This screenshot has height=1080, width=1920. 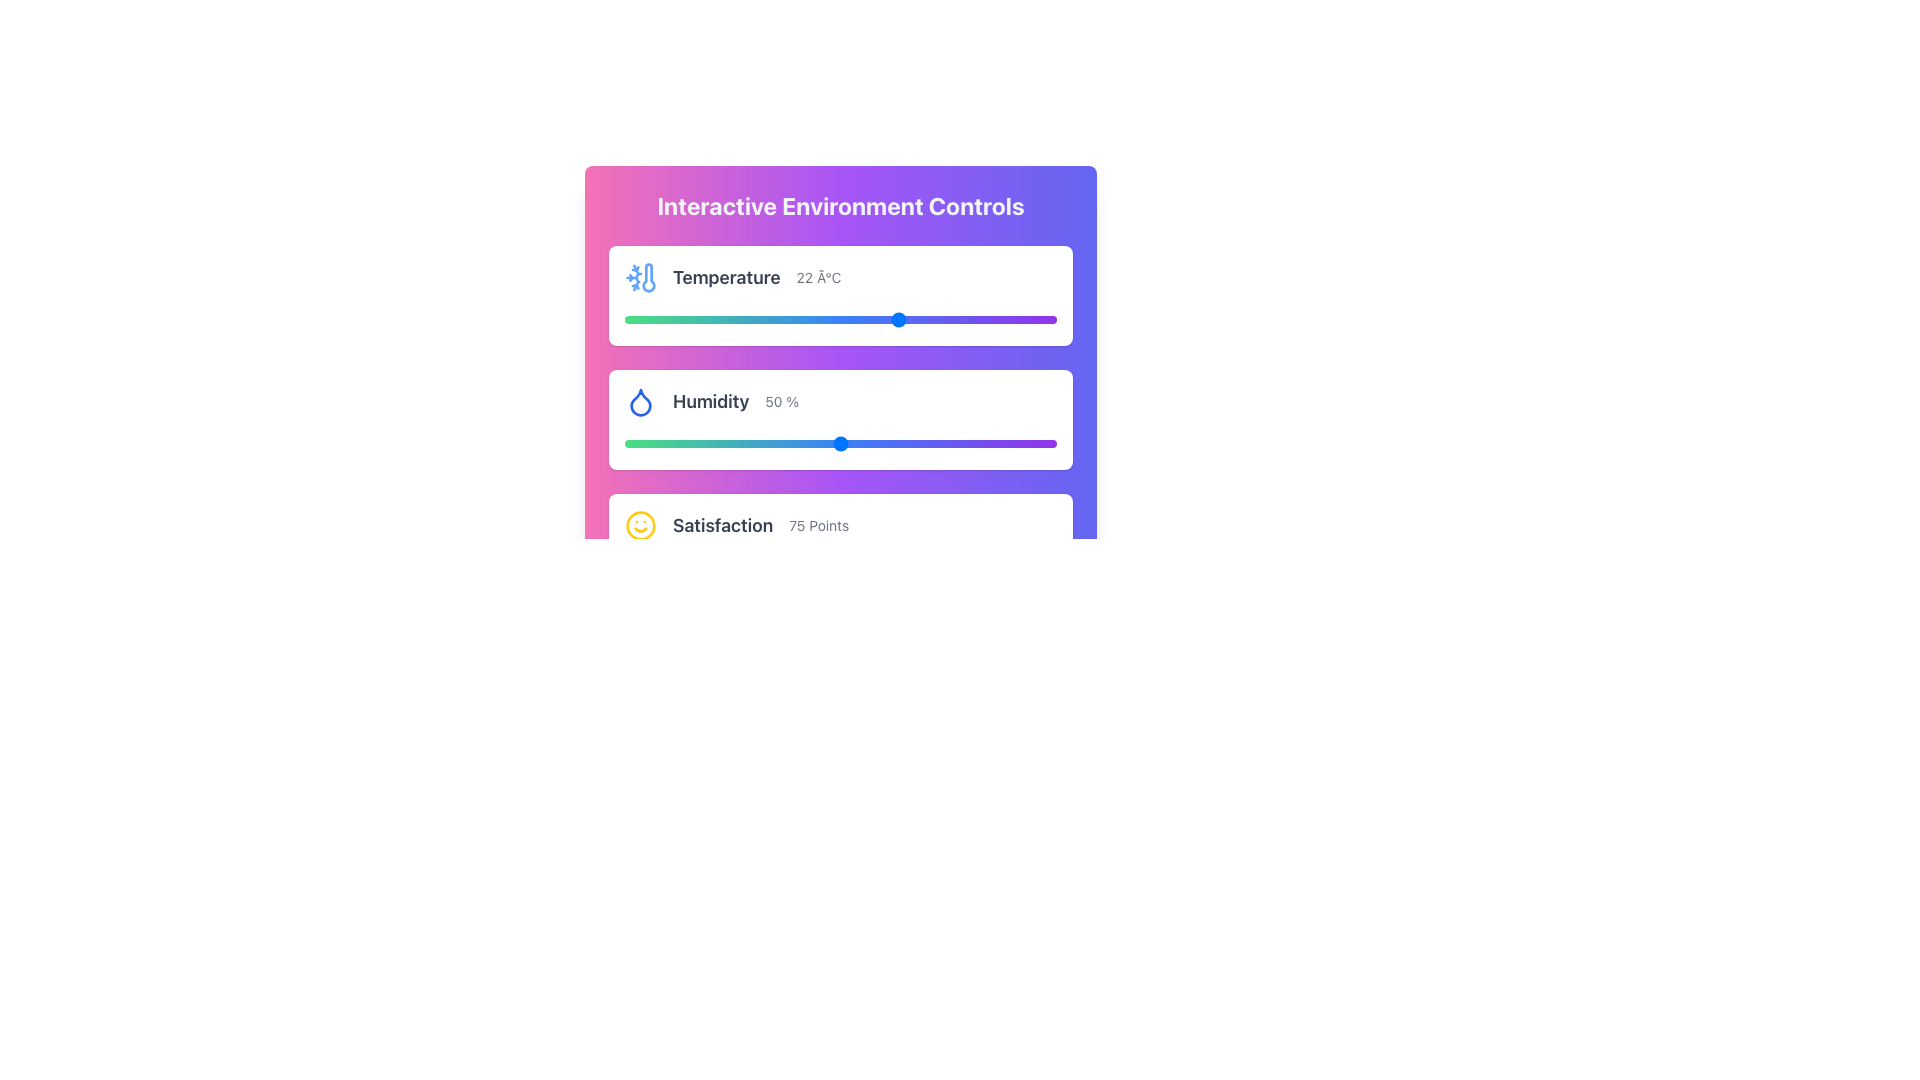 I want to click on the blue circle of the humidity slider control, so click(x=840, y=419).